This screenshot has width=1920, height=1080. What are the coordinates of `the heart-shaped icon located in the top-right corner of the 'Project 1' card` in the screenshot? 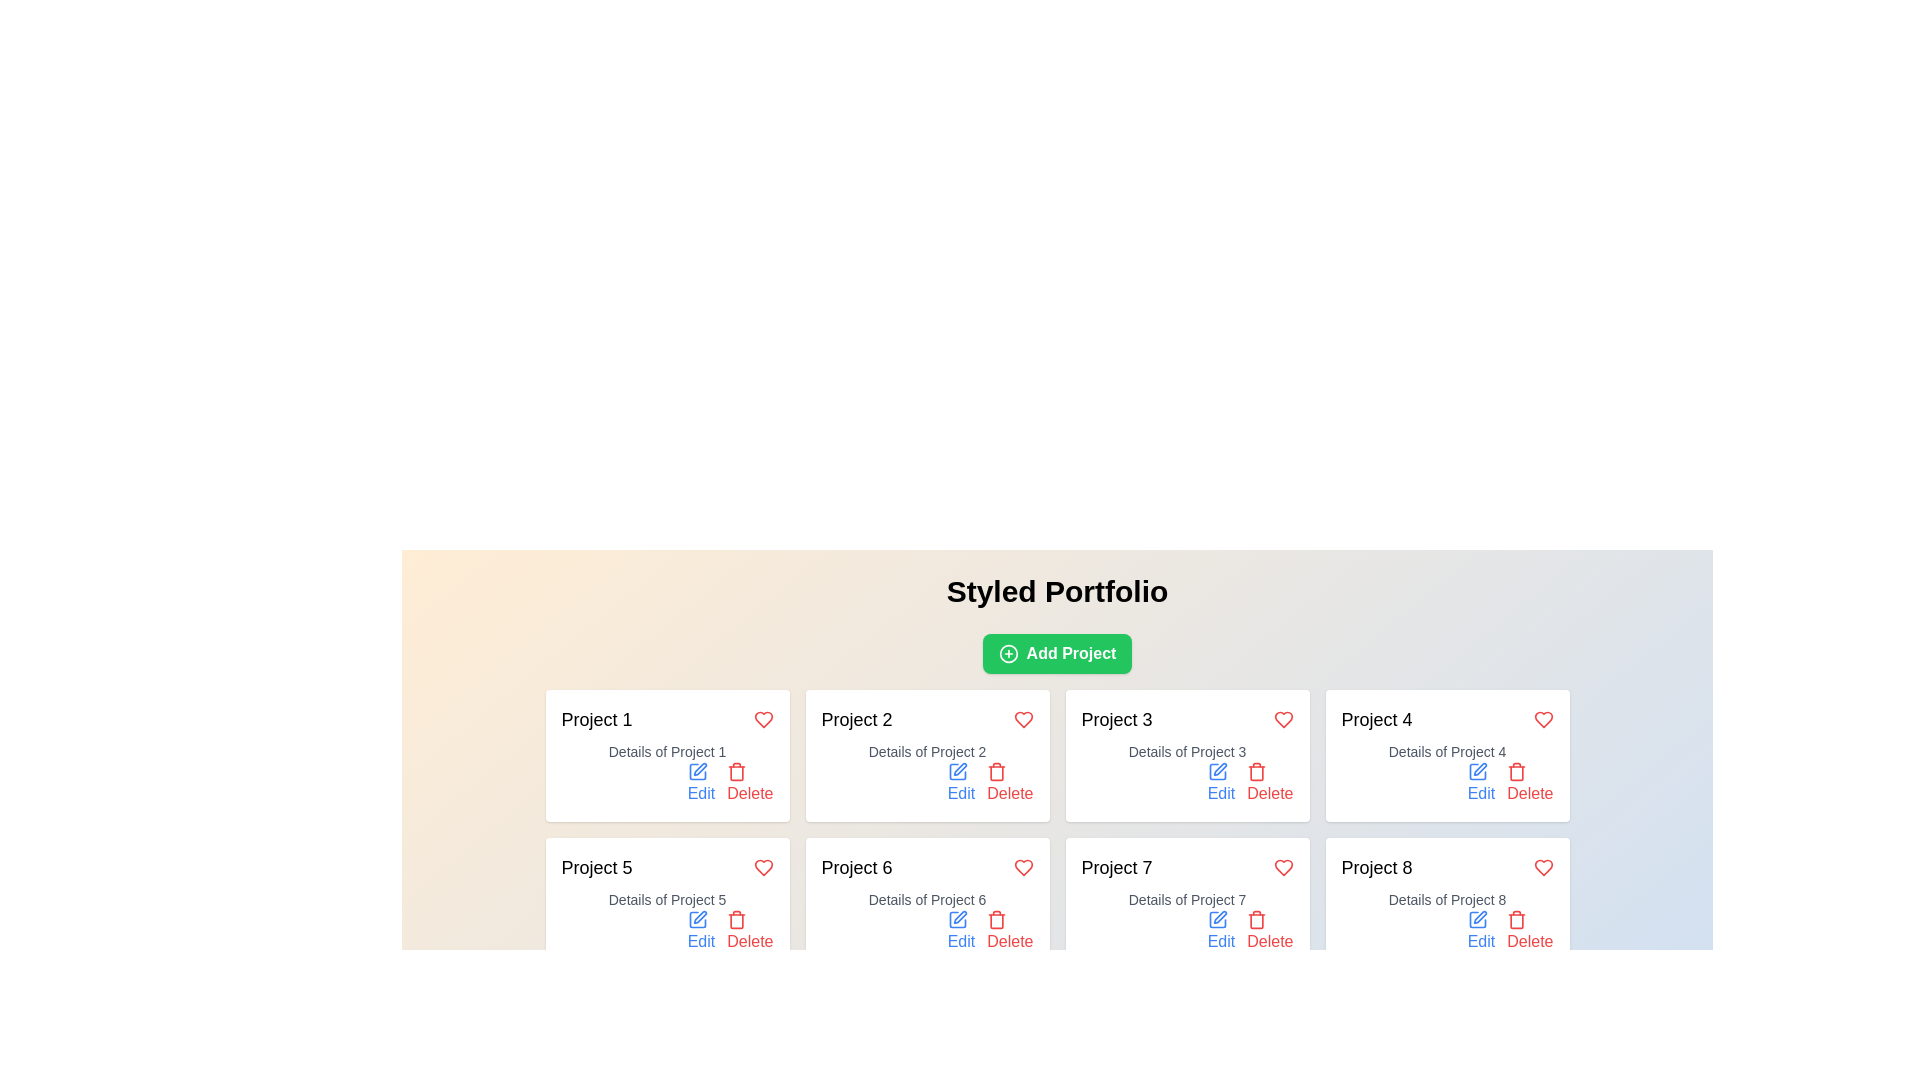 It's located at (762, 720).